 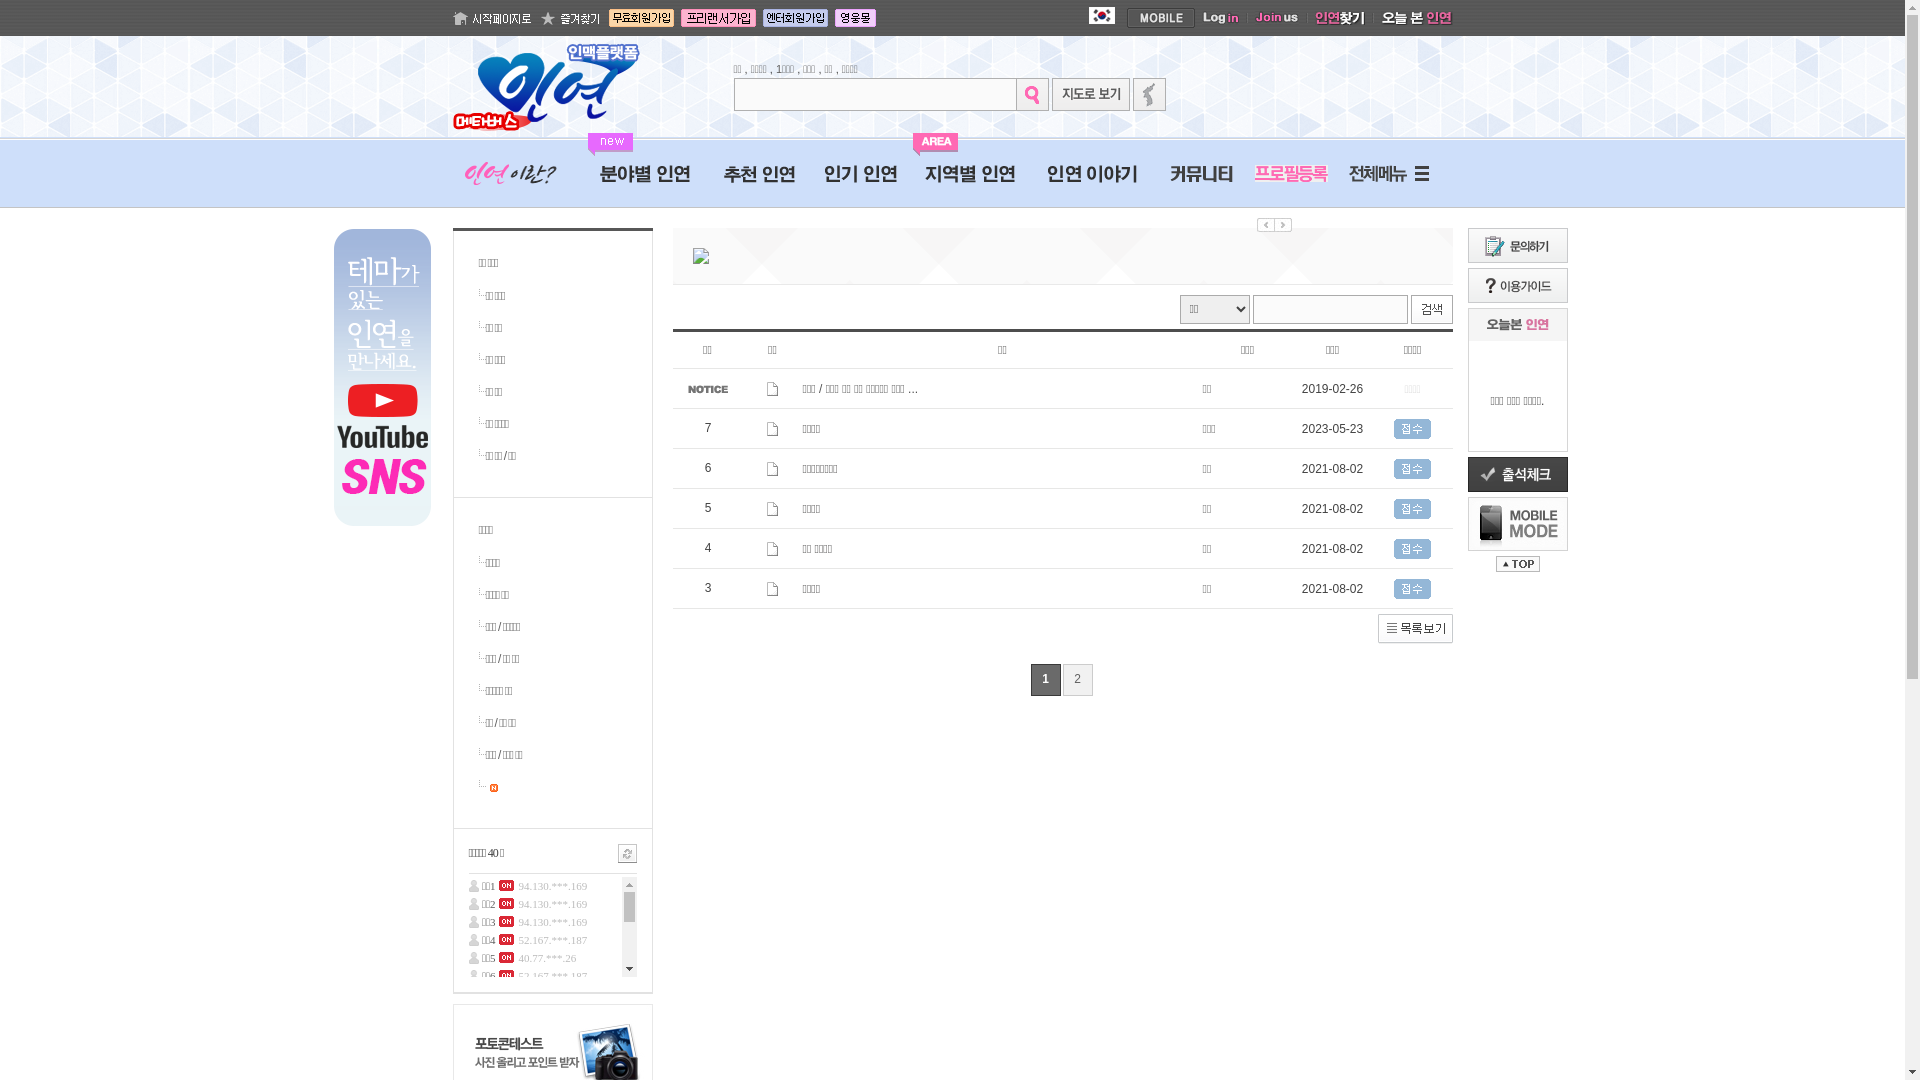 I want to click on '2', so click(x=1077, y=678).